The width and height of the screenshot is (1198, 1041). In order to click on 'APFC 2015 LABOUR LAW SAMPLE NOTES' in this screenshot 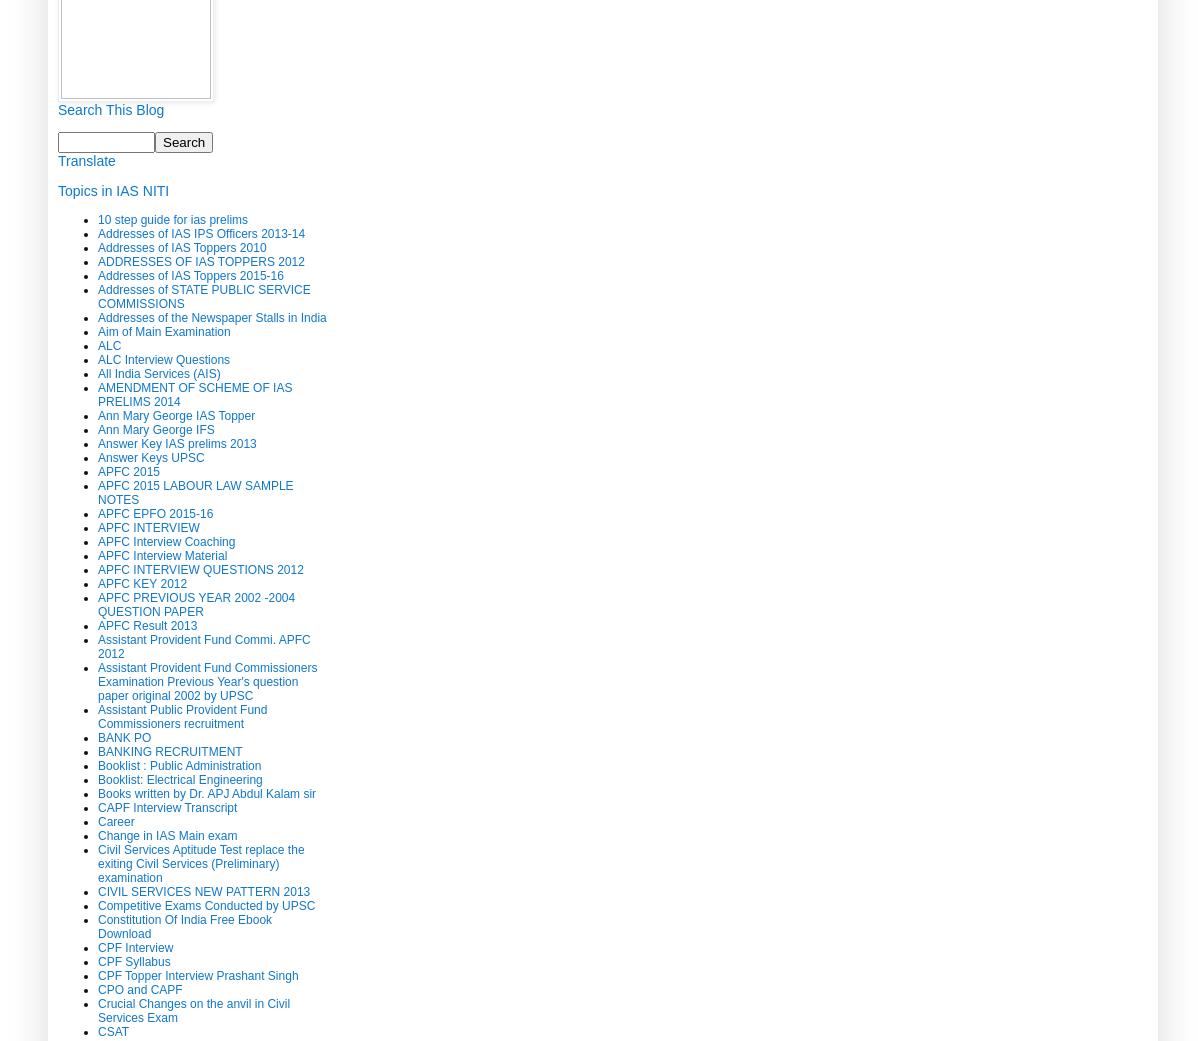, I will do `click(194, 490)`.